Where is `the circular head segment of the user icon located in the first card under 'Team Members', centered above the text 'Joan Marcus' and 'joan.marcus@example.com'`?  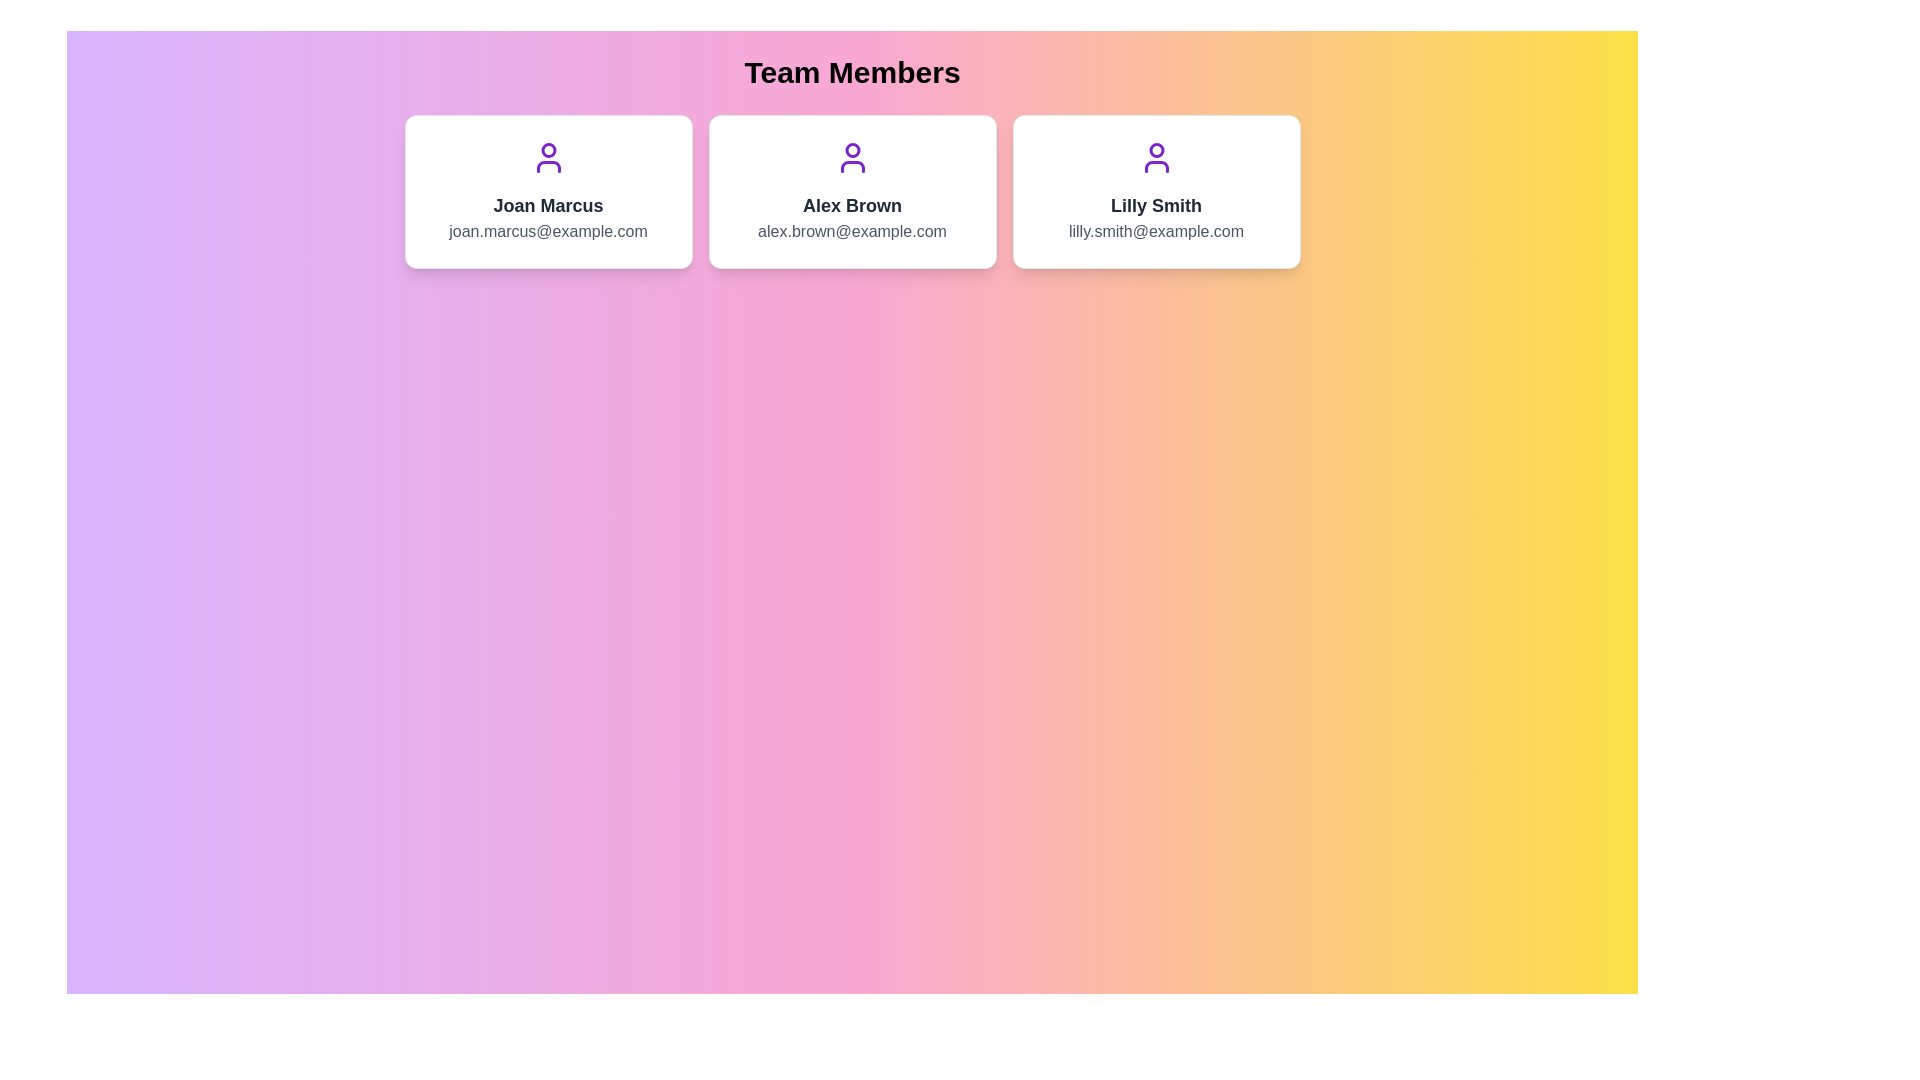 the circular head segment of the user icon located in the first card under 'Team Members', centered above the text 'Joan Marcus' and 'joan.marcus@example.com' is located at coordinates (548, 149).